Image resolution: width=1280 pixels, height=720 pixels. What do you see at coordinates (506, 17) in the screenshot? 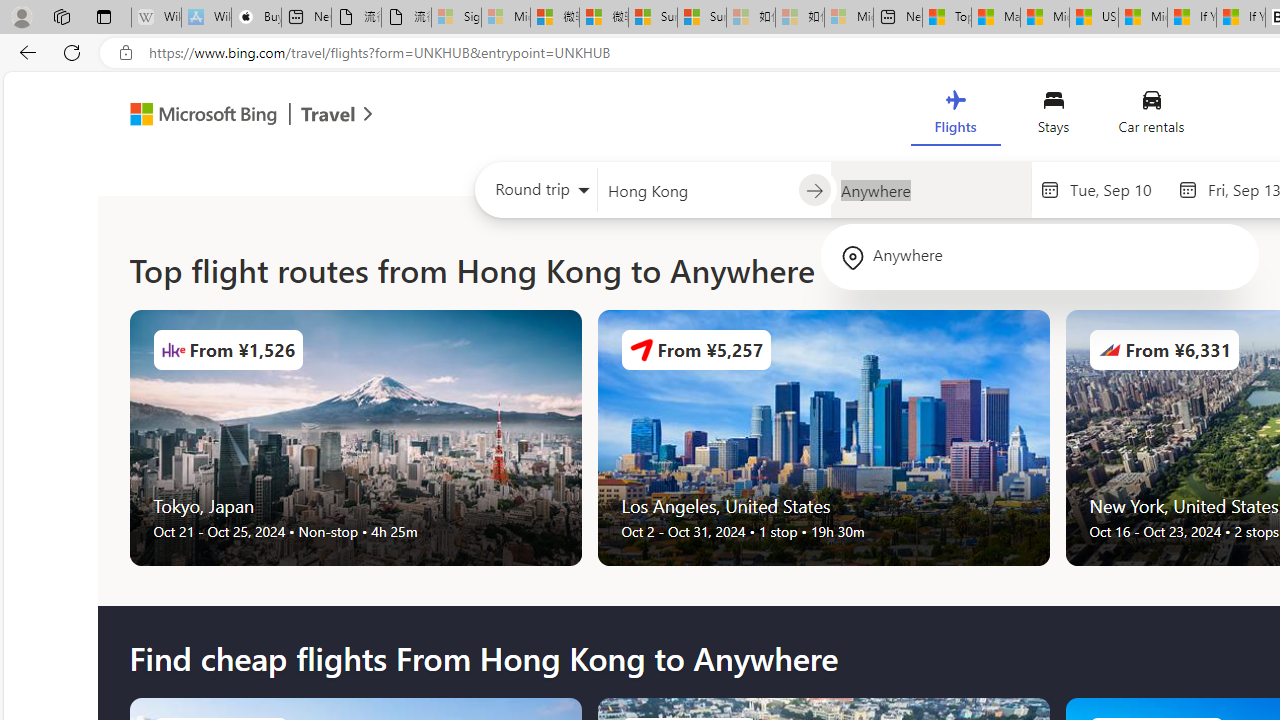
I see `'Microsoft Services Agreement - Sleeping'` at bounding box center [506, 17].